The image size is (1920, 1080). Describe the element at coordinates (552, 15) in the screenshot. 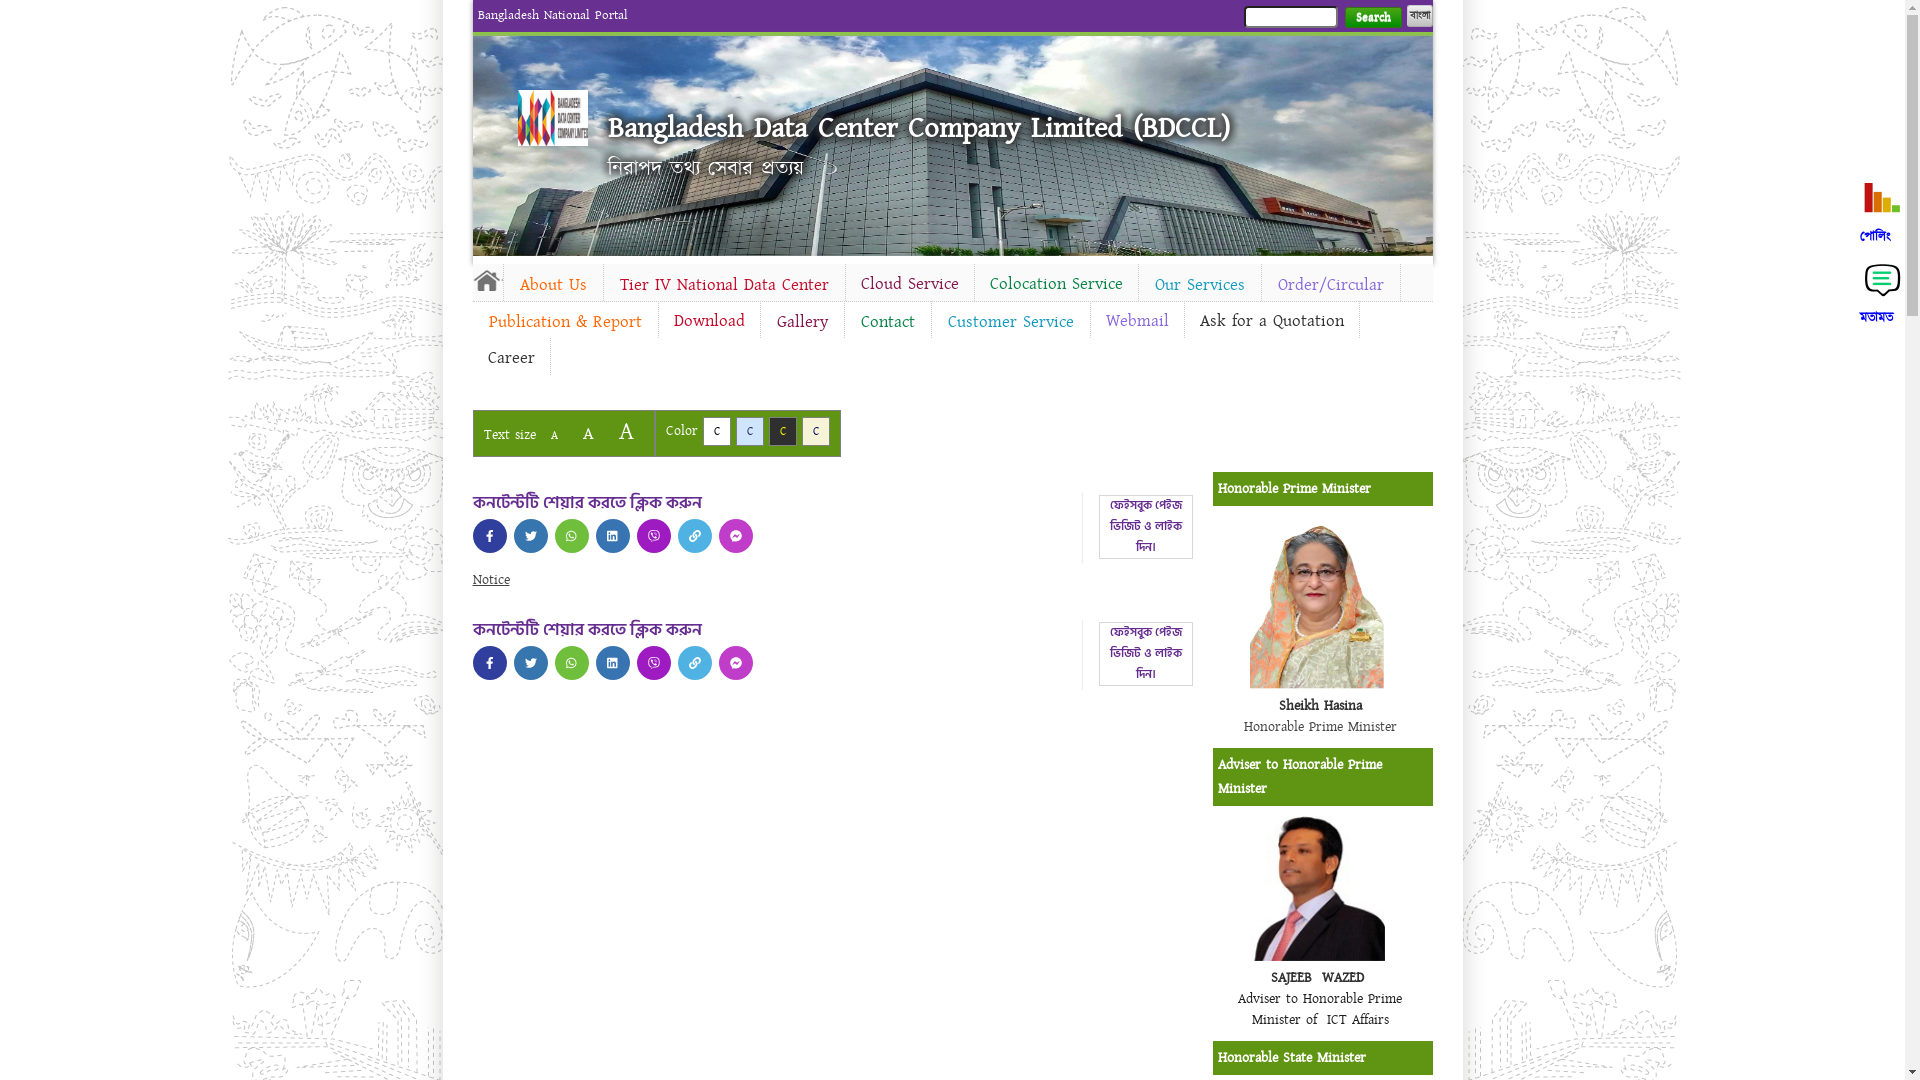

I see `'Bangladesh National Portal'` at that location.